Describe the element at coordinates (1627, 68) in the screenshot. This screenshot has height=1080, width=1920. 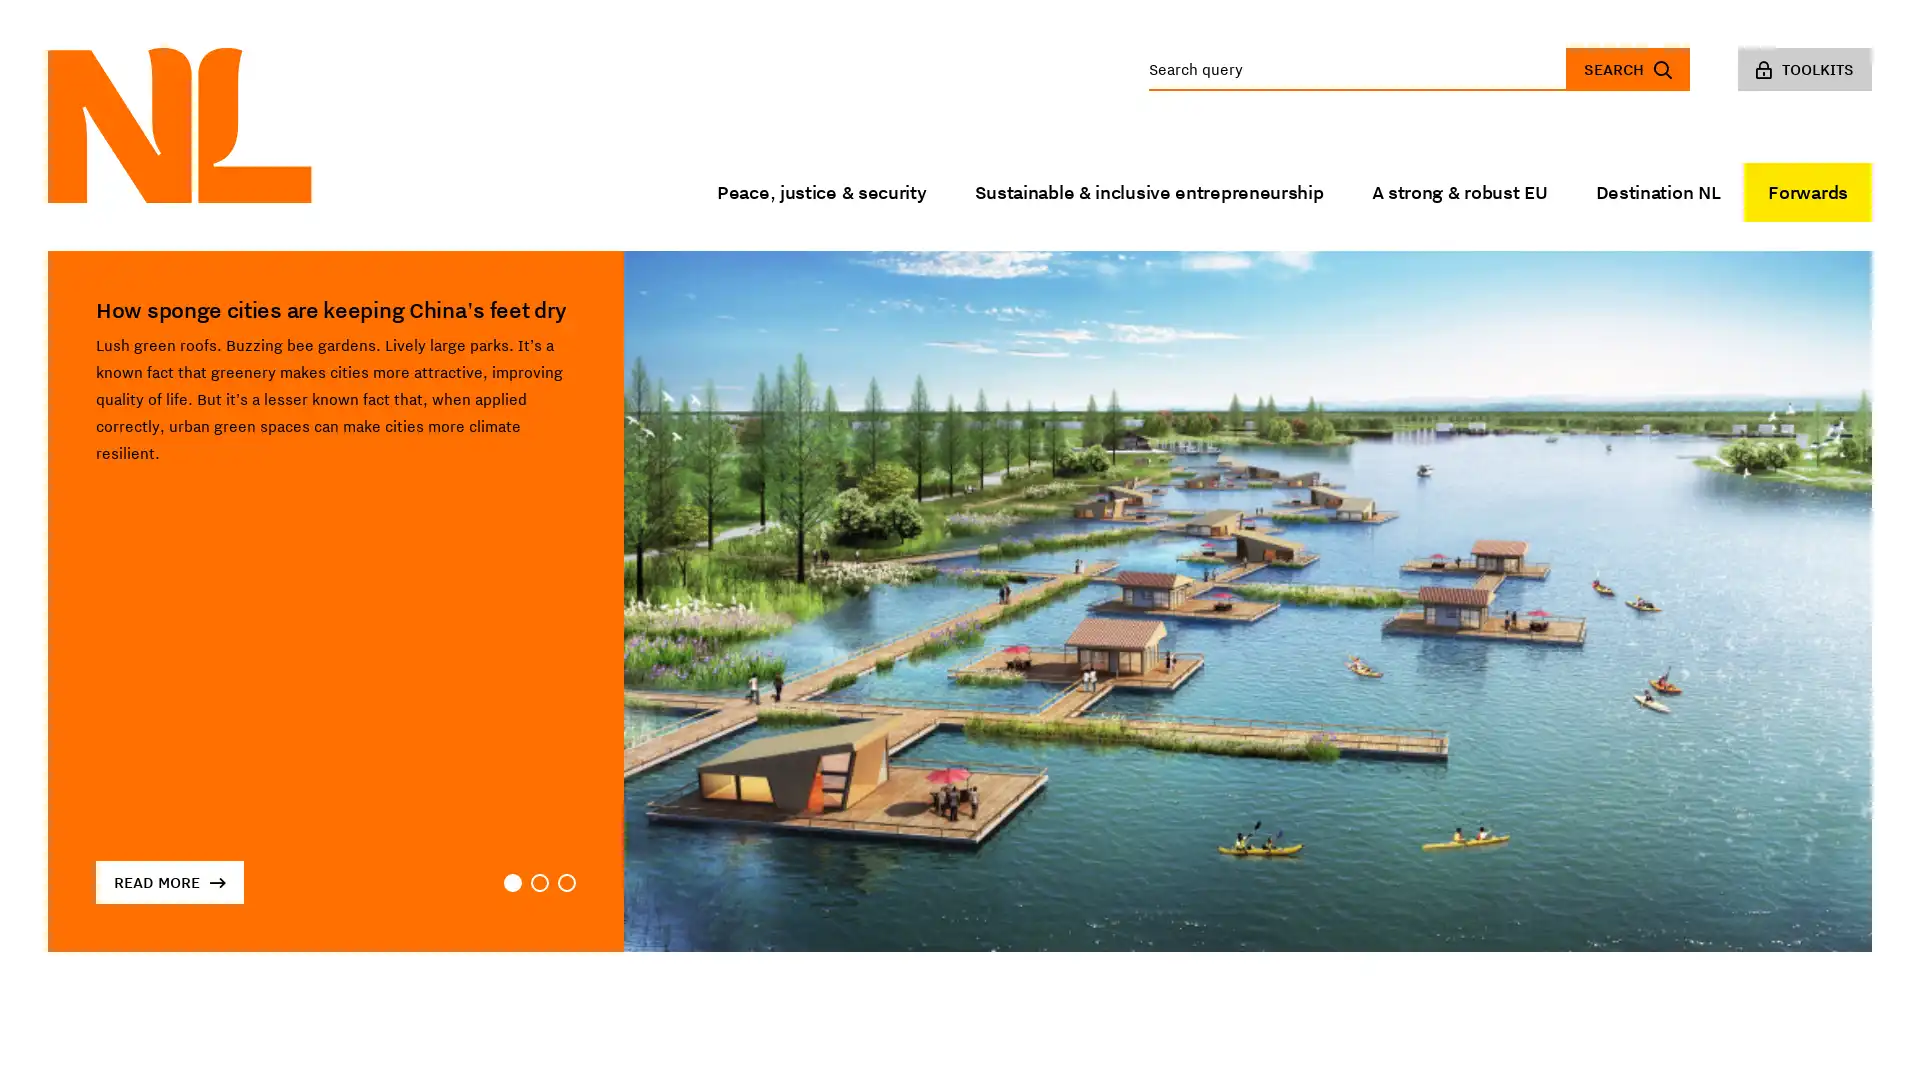
I see `SEARCH` at that location.